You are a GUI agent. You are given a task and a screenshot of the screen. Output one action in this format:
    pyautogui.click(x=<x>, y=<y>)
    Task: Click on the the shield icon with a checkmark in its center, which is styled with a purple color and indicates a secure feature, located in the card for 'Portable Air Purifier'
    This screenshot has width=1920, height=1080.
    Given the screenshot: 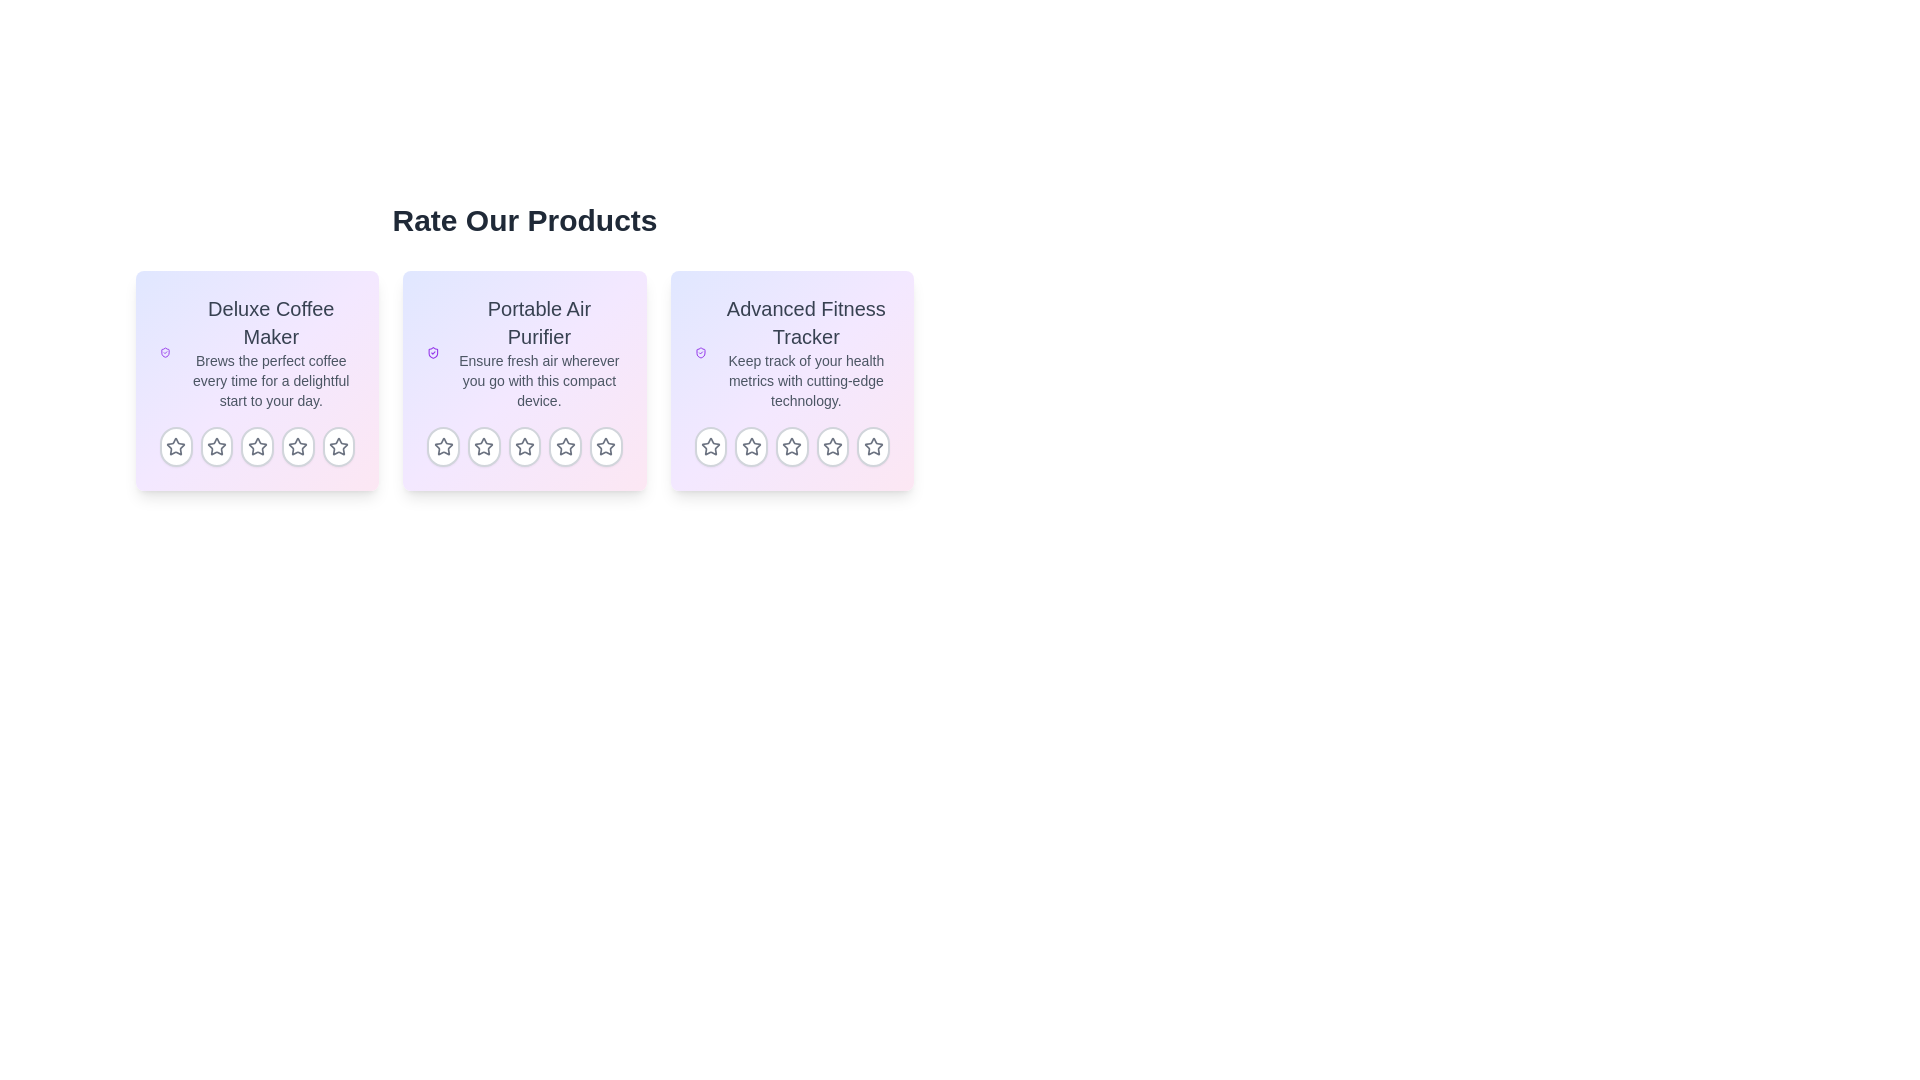 What is the action you would take?
    pyautogui.click(x=432, y=352)
    